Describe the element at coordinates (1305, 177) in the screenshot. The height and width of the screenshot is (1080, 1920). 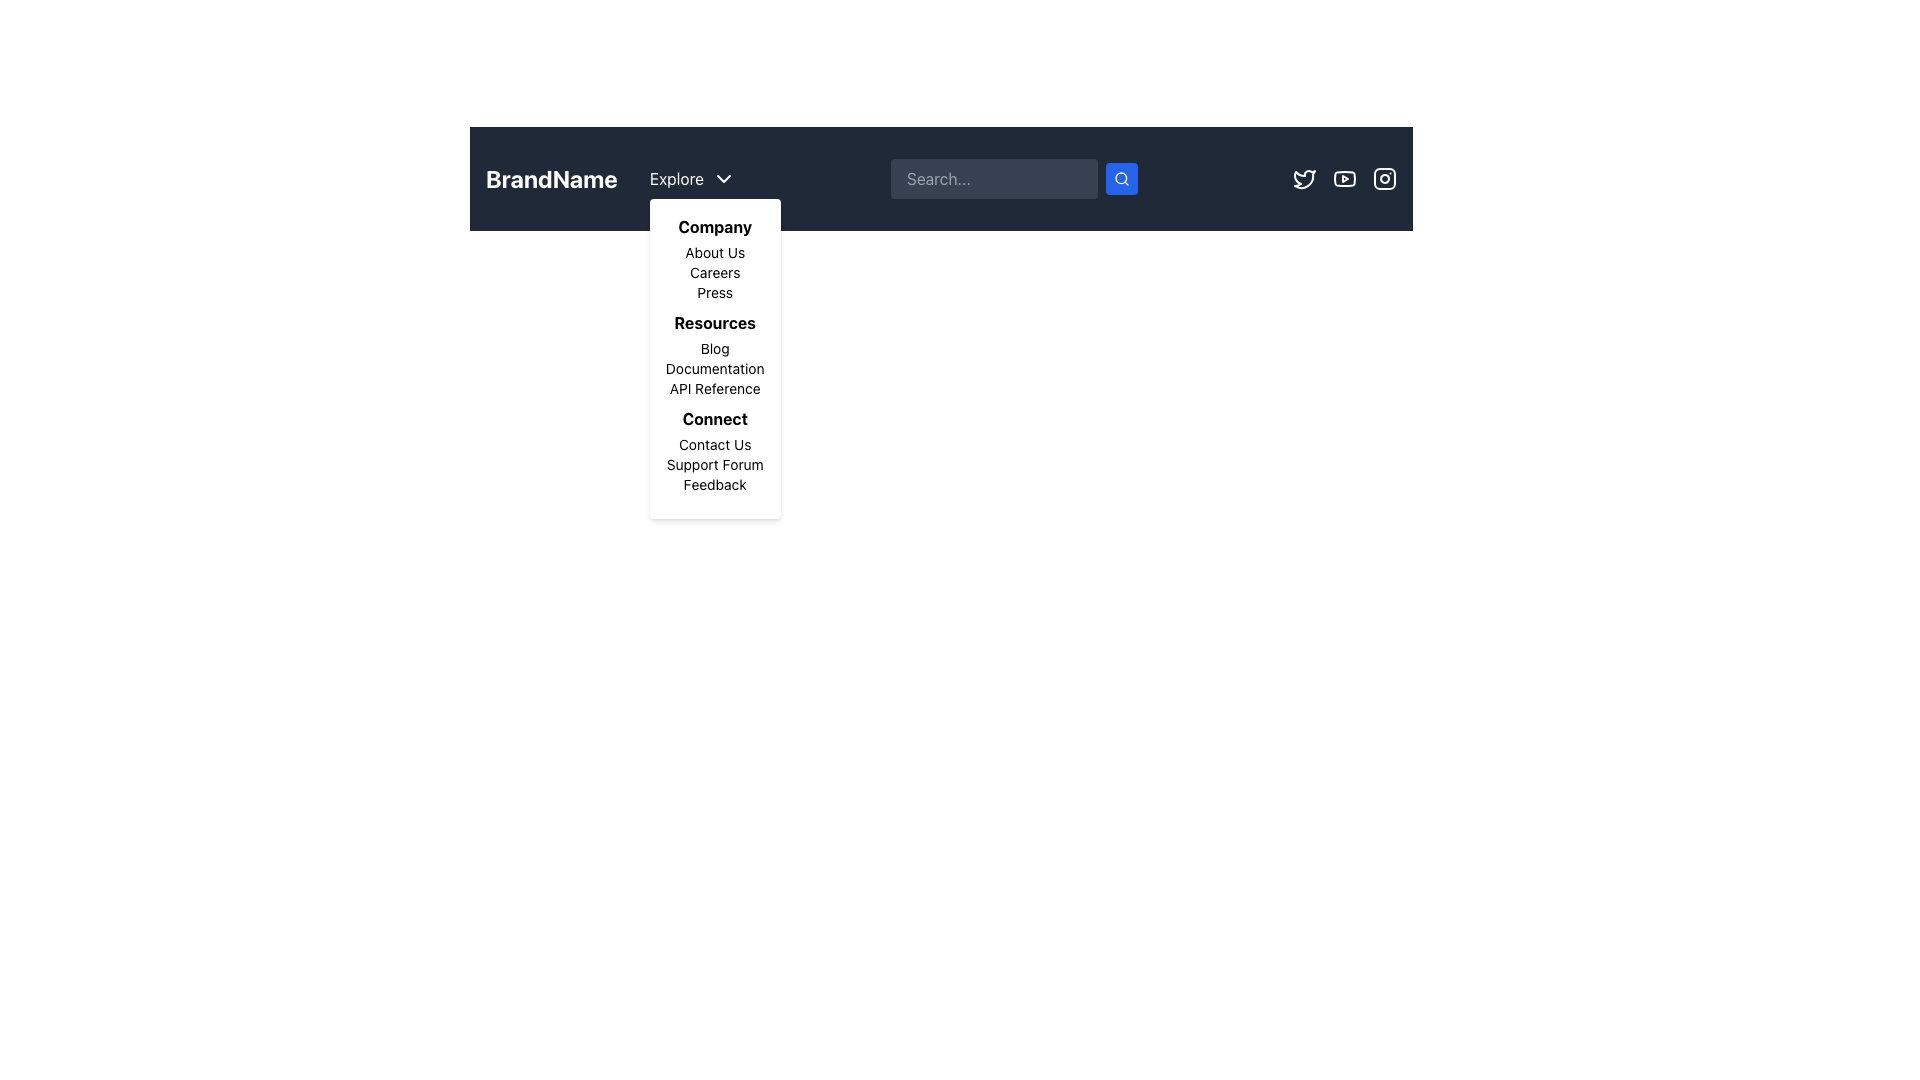
I see `the Twitter icon button located in the top-right corner of the dark navigation bar, which serves as a navigational button to redirect users to the Twitter page or profile` at that location.